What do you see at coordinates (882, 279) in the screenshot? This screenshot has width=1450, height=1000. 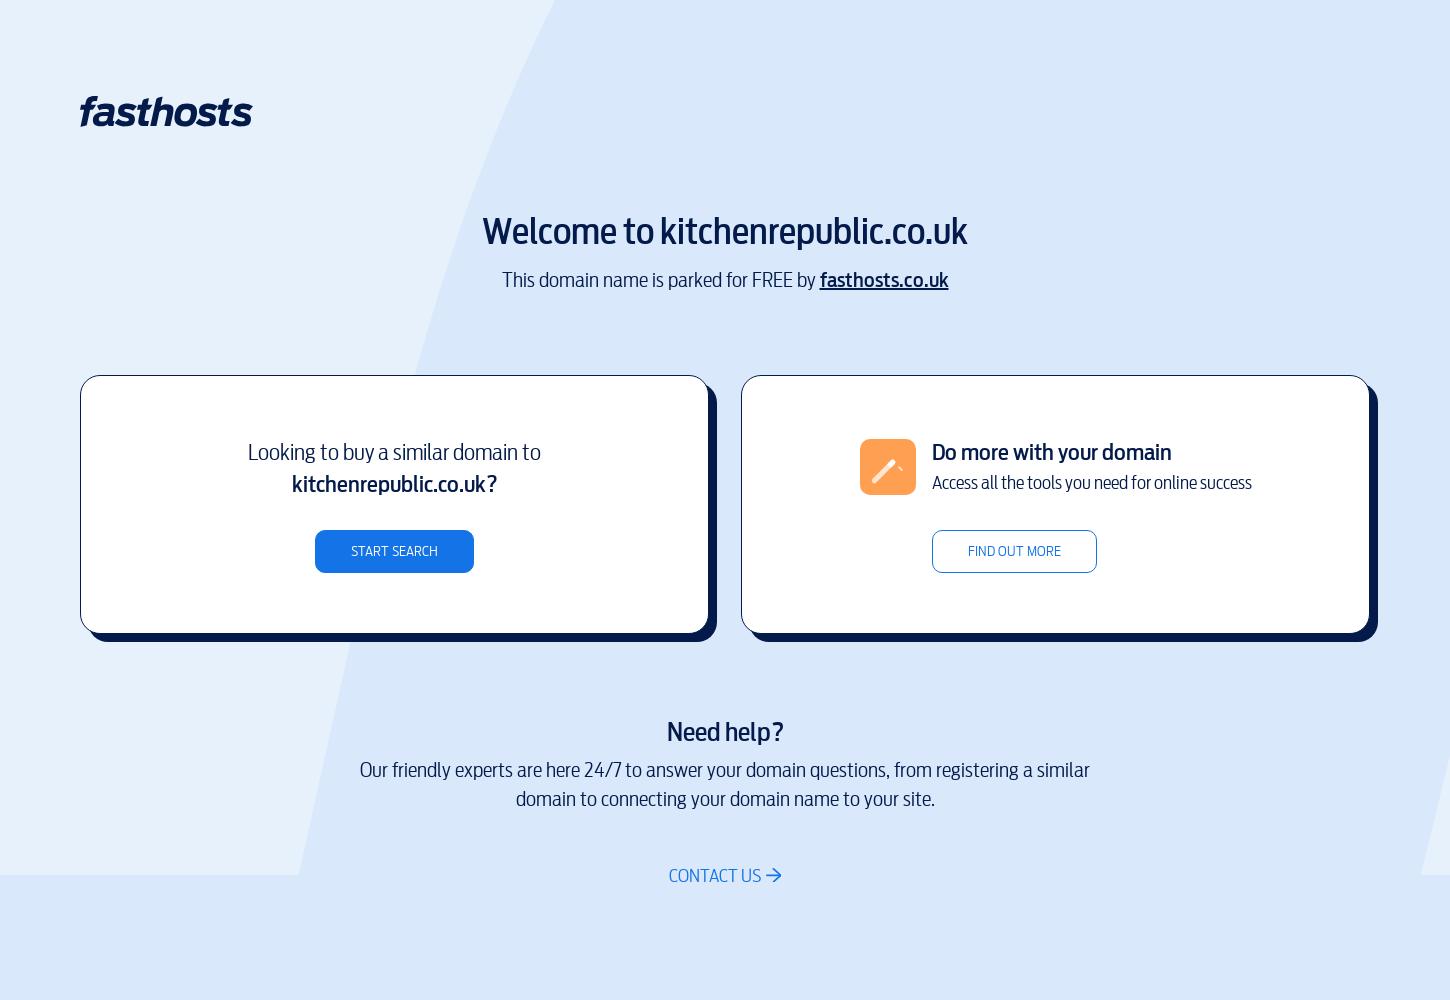 I see `'fasthosts.co.uk'` at bounding box center [882, 279].